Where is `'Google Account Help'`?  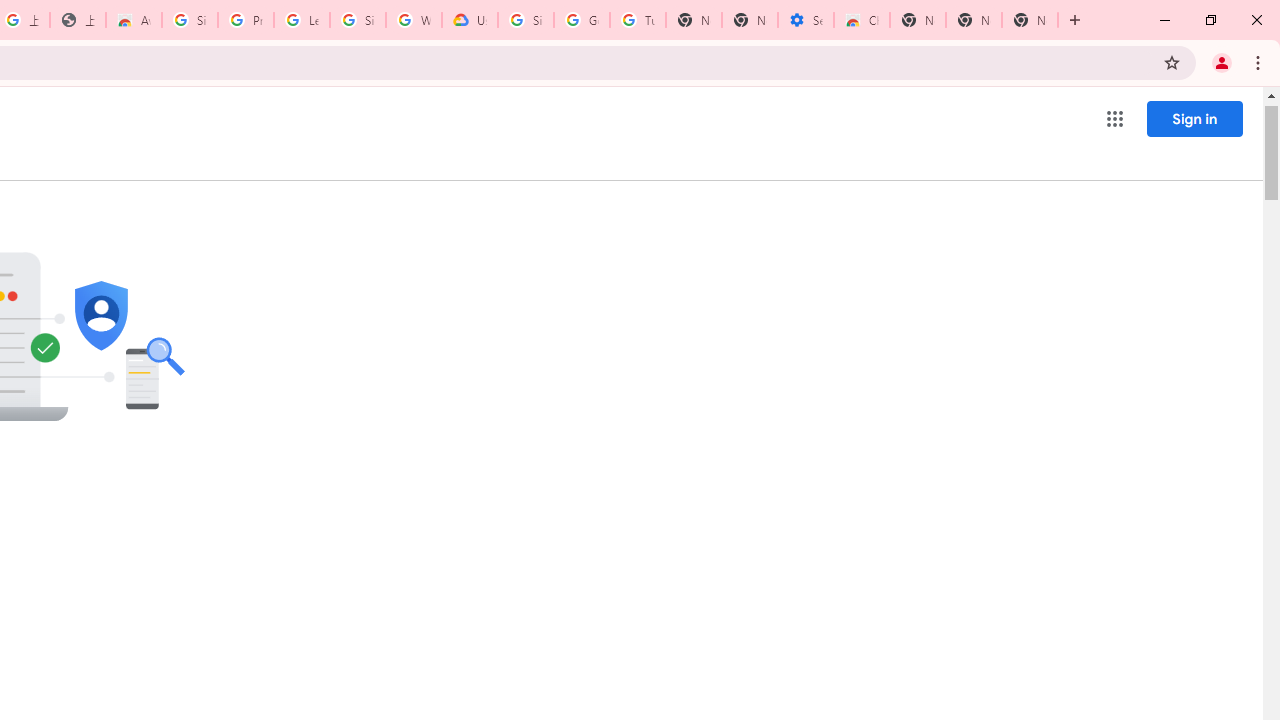
'Google Account Help' is located at coordinates (581, 20).